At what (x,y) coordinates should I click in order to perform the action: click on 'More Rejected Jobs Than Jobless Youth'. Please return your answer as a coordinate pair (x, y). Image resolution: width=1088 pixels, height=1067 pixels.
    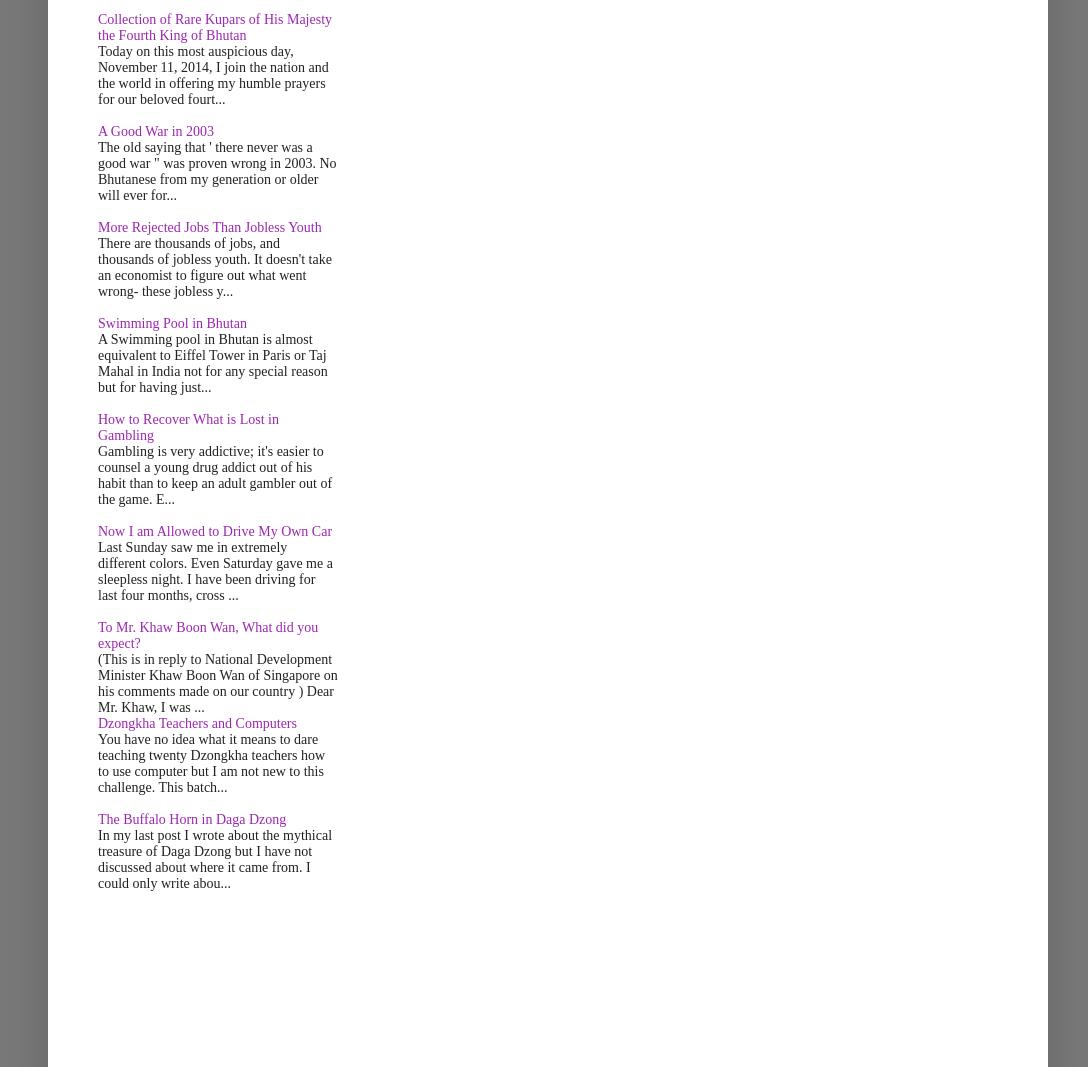
    Looking at the image, I should click on (208, 227).